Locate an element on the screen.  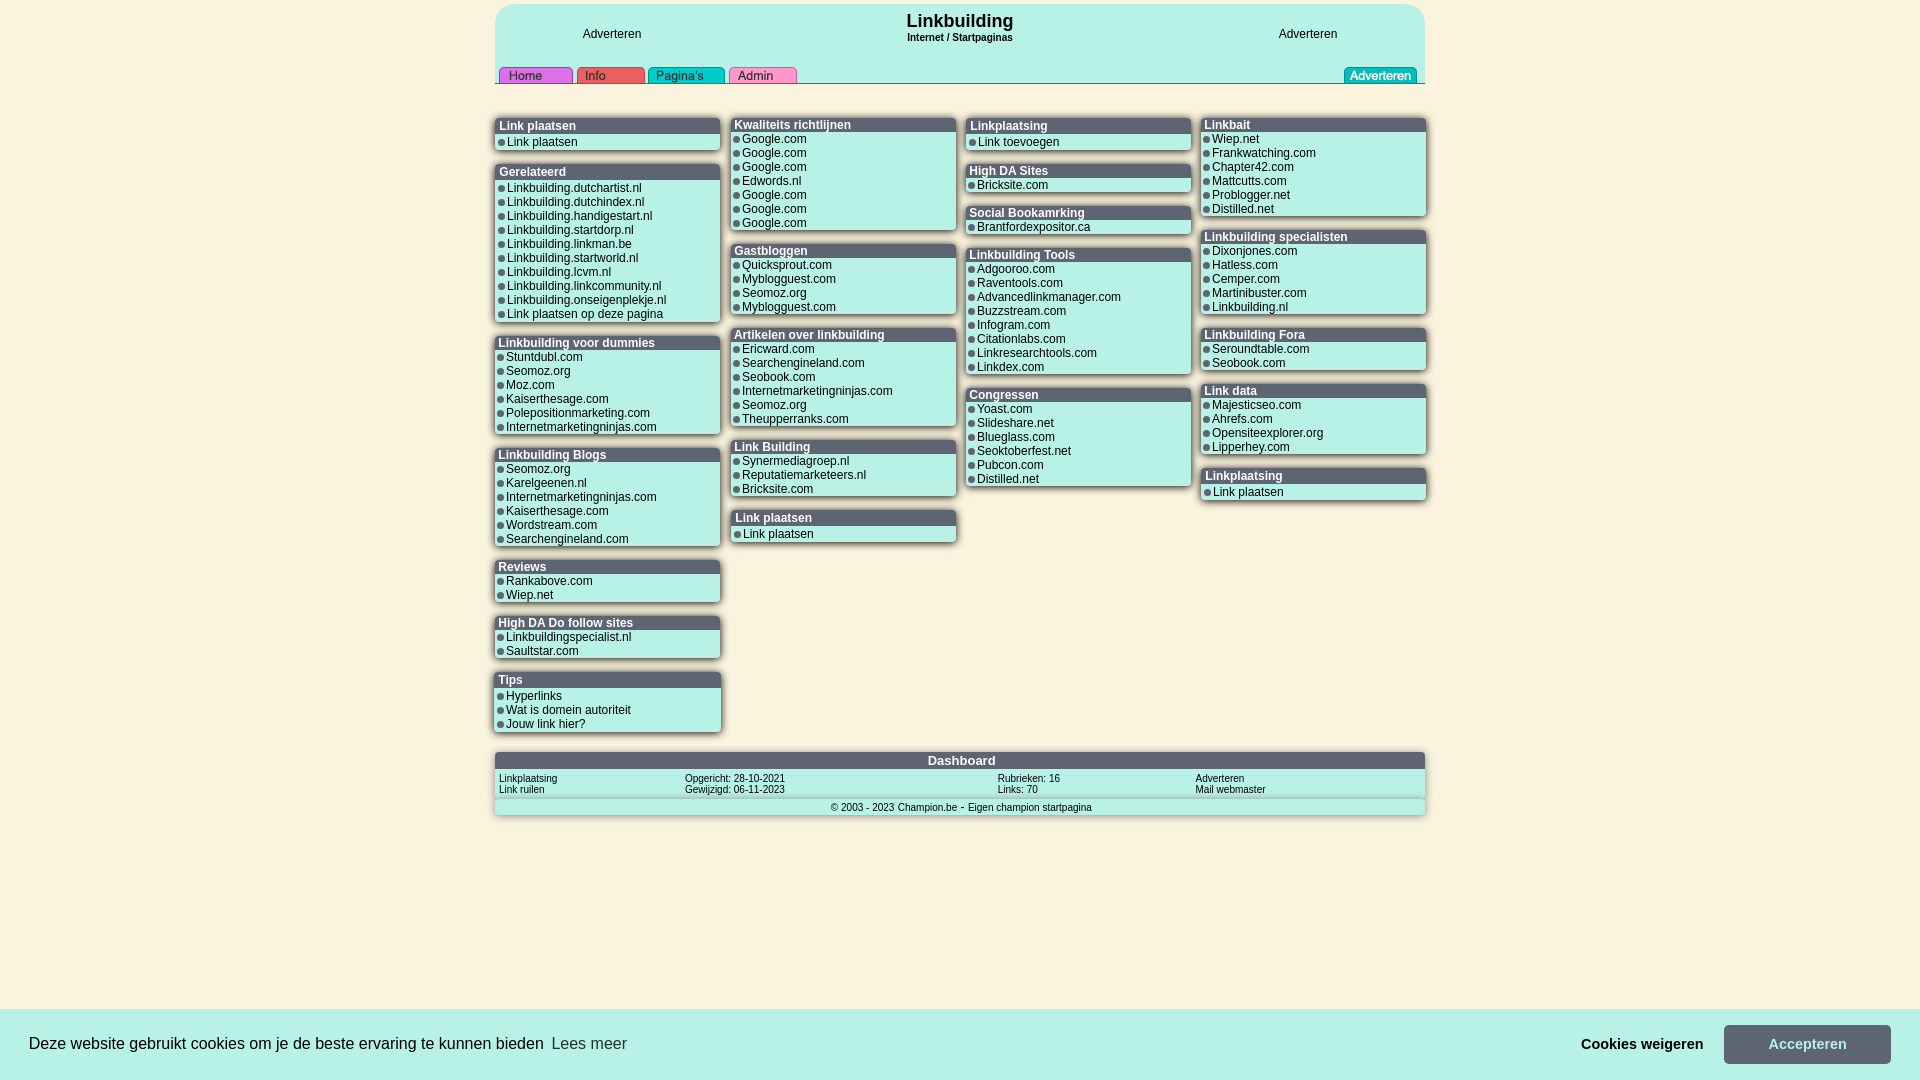
'Synermediagroep.nl' is located at coordinates (794, 461).